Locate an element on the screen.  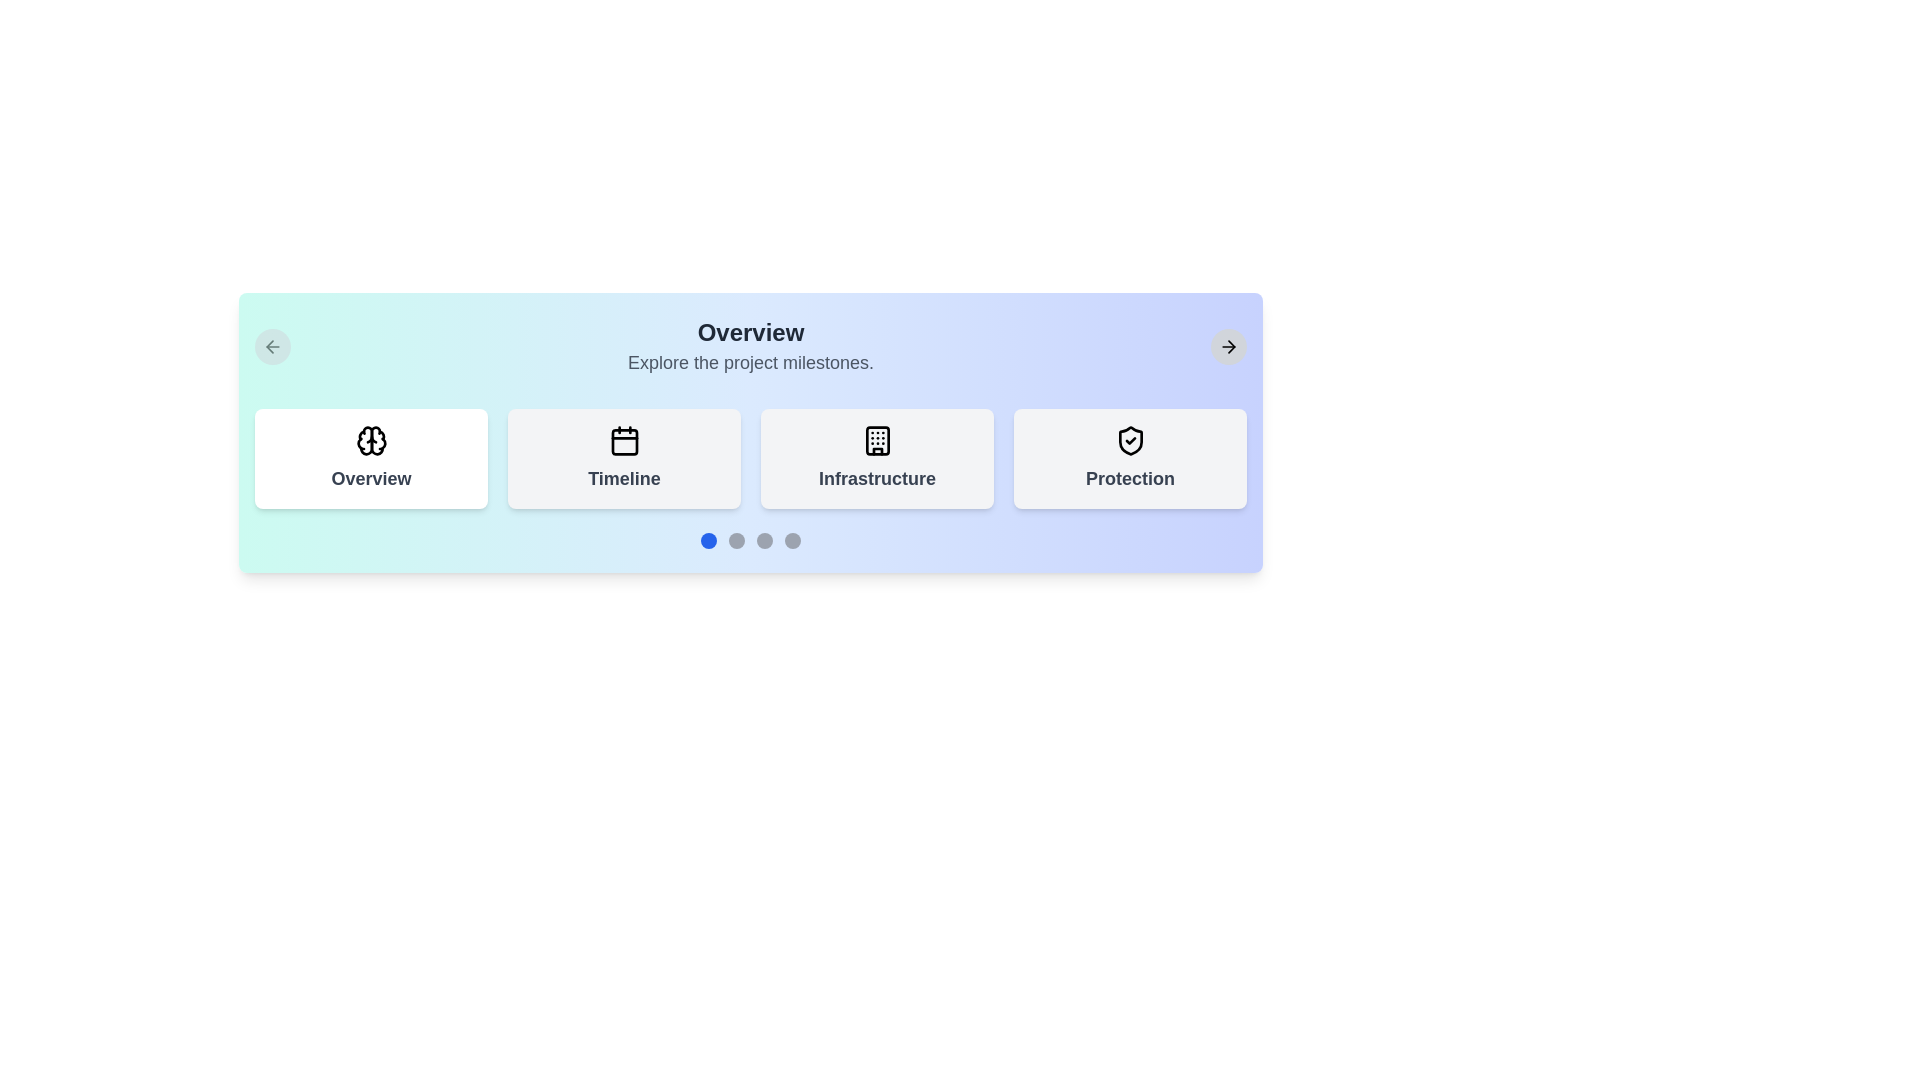
the highlighted dot in the carousel navigation system, which serves as a non-interactive indicator for the currently active slide, located at the lower-central part of the interface is located at coordinates (709, 540).